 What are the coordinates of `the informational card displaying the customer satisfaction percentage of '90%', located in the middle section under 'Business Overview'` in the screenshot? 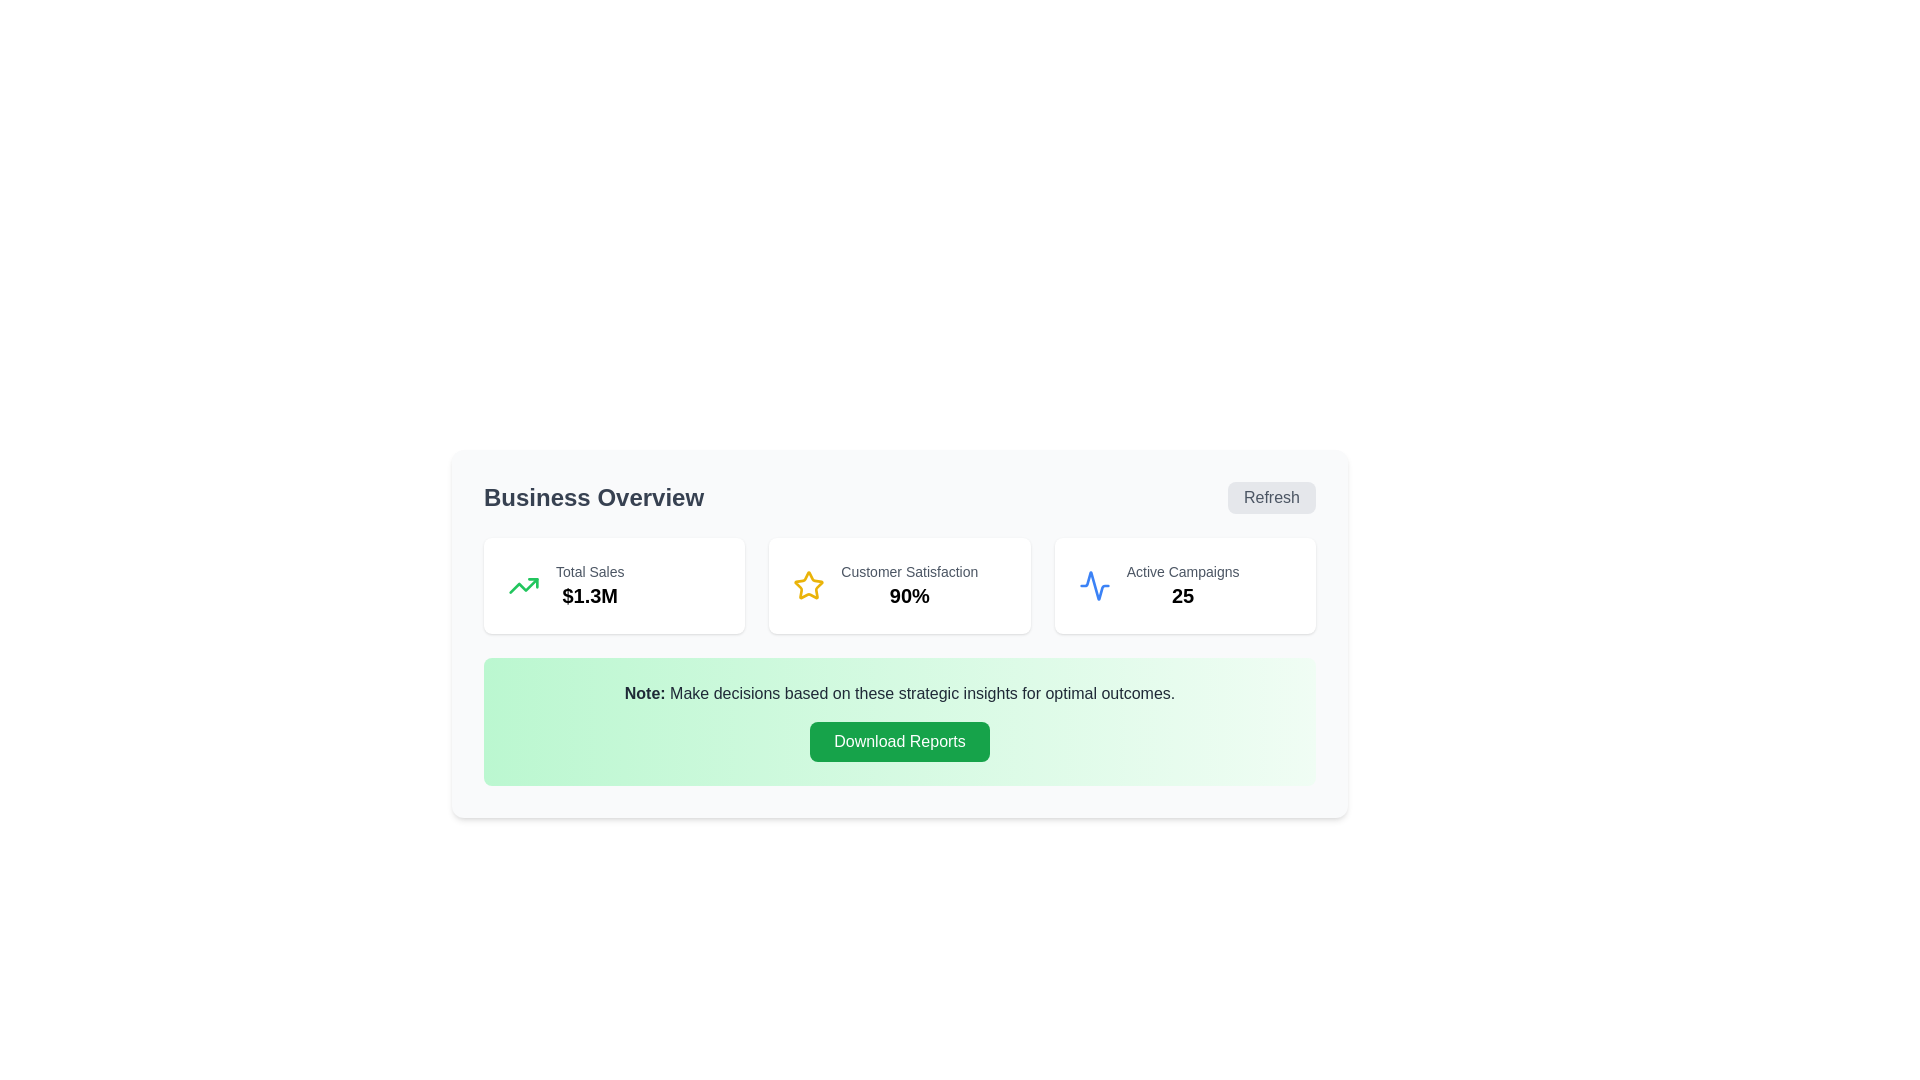 It's located at (899, 633).